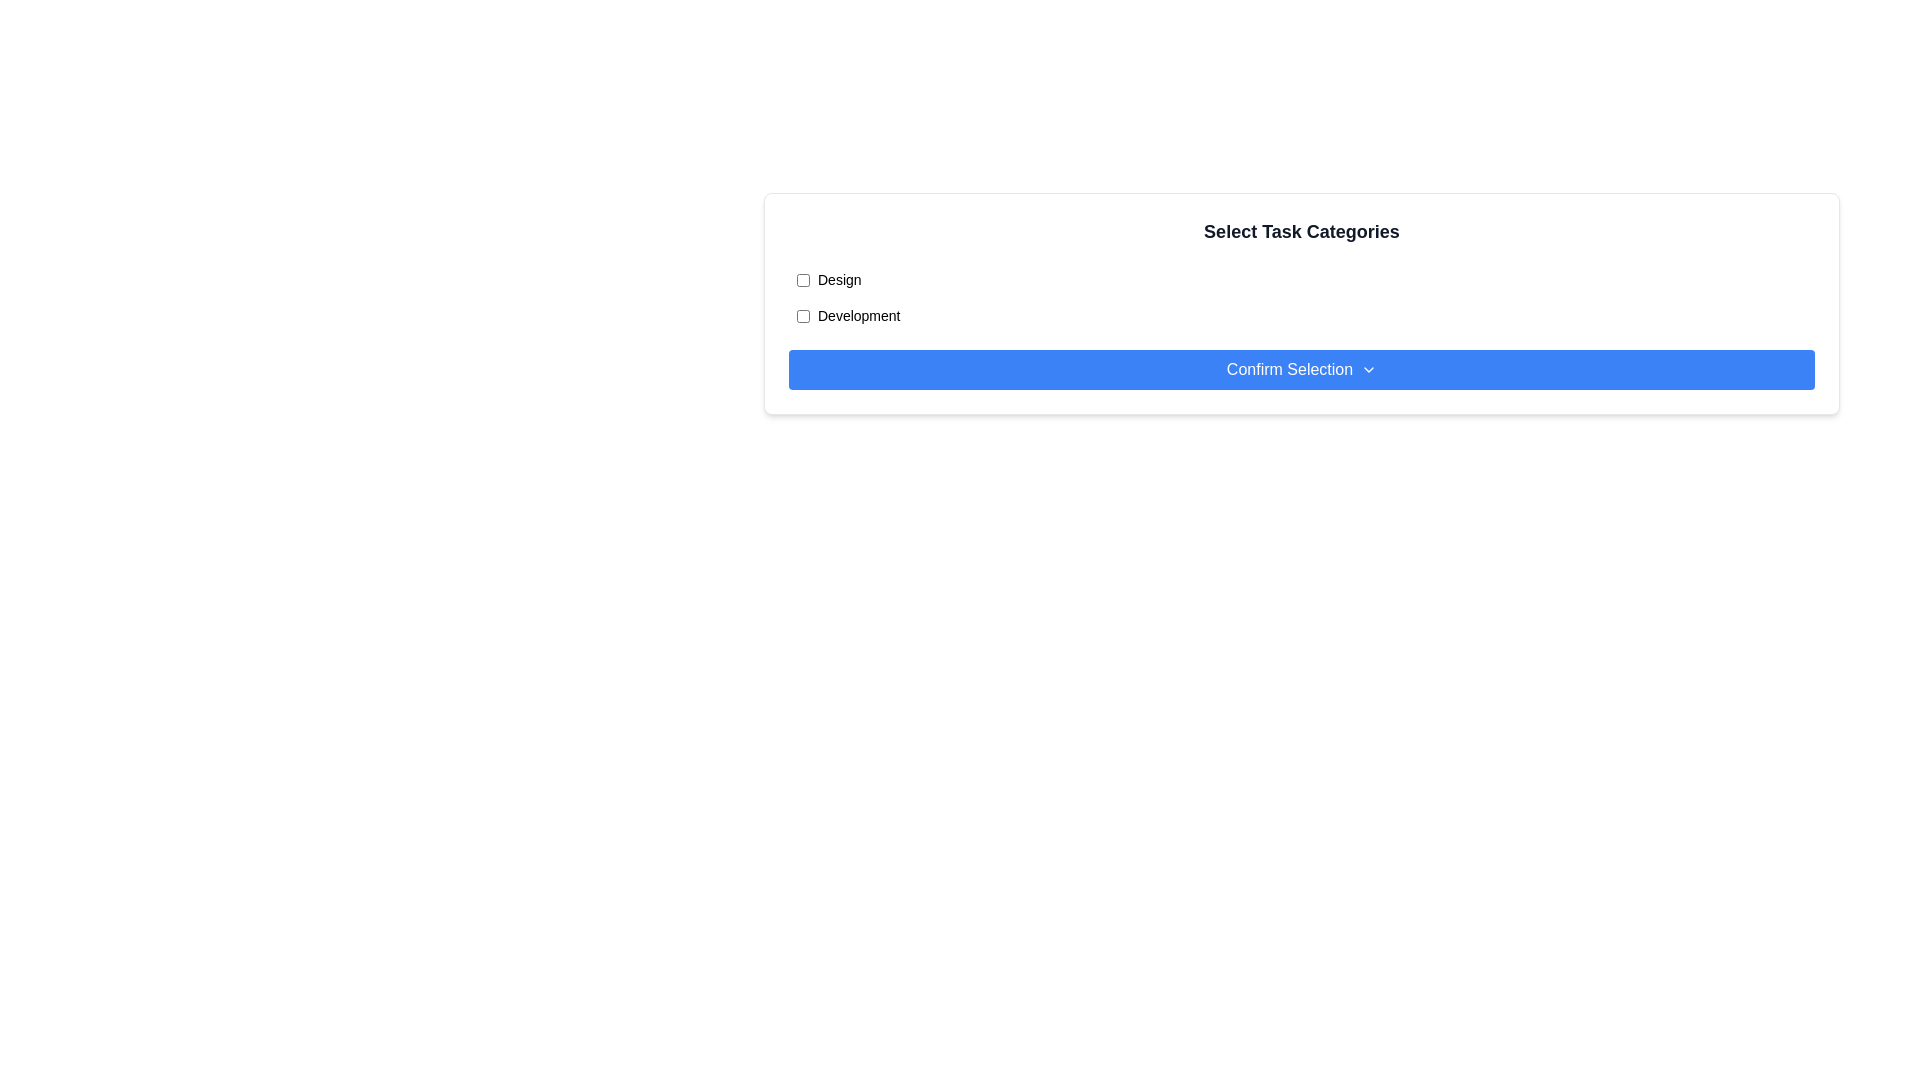  Describe the element at coordinates (803, 280) in the screenshot. I see `the checkbox UI component adjacent to the label 'Design' in the task selection interface` at that location.